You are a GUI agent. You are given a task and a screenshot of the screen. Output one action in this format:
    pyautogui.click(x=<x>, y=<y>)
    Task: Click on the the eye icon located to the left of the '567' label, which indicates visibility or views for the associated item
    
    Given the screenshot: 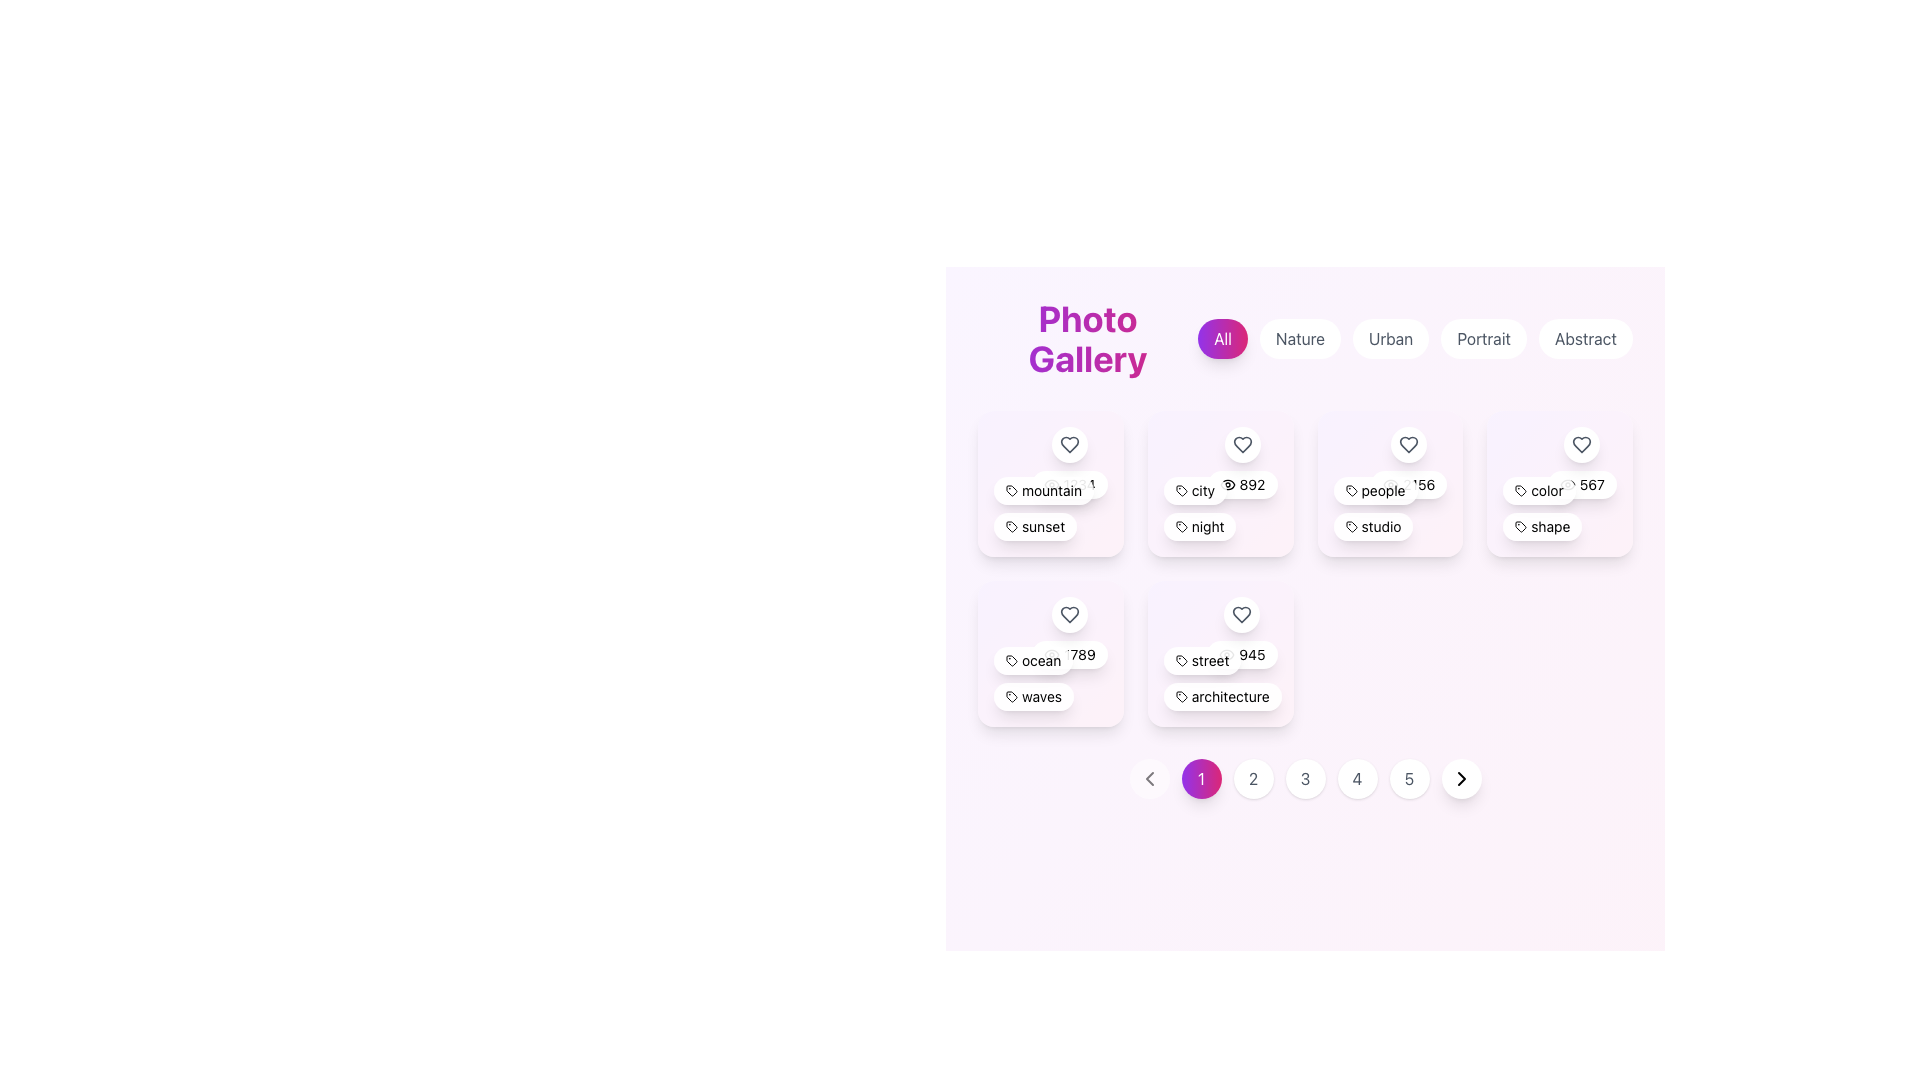 What is the action you would take?
    pyautogui.click(x=1566, y=485)
    